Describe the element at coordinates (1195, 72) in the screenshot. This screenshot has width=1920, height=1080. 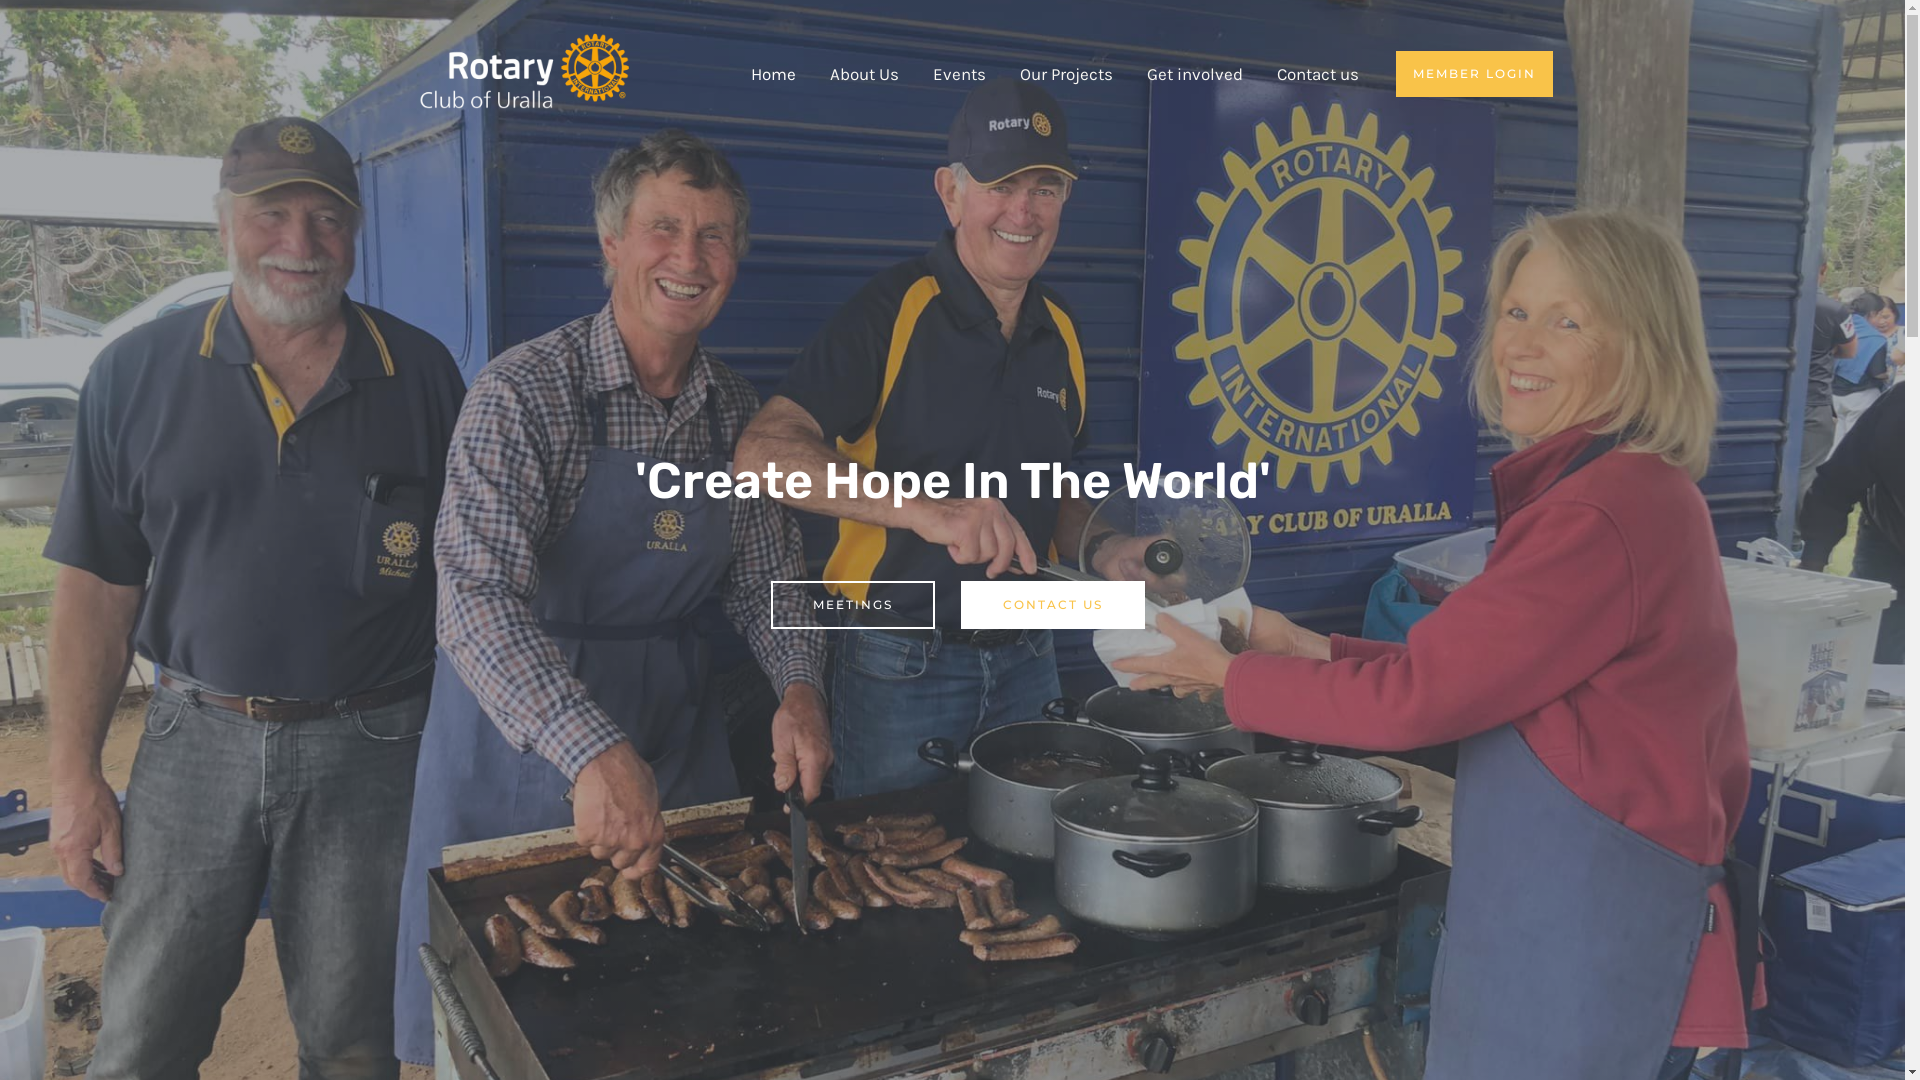
I see `'Get involved'` at that location.